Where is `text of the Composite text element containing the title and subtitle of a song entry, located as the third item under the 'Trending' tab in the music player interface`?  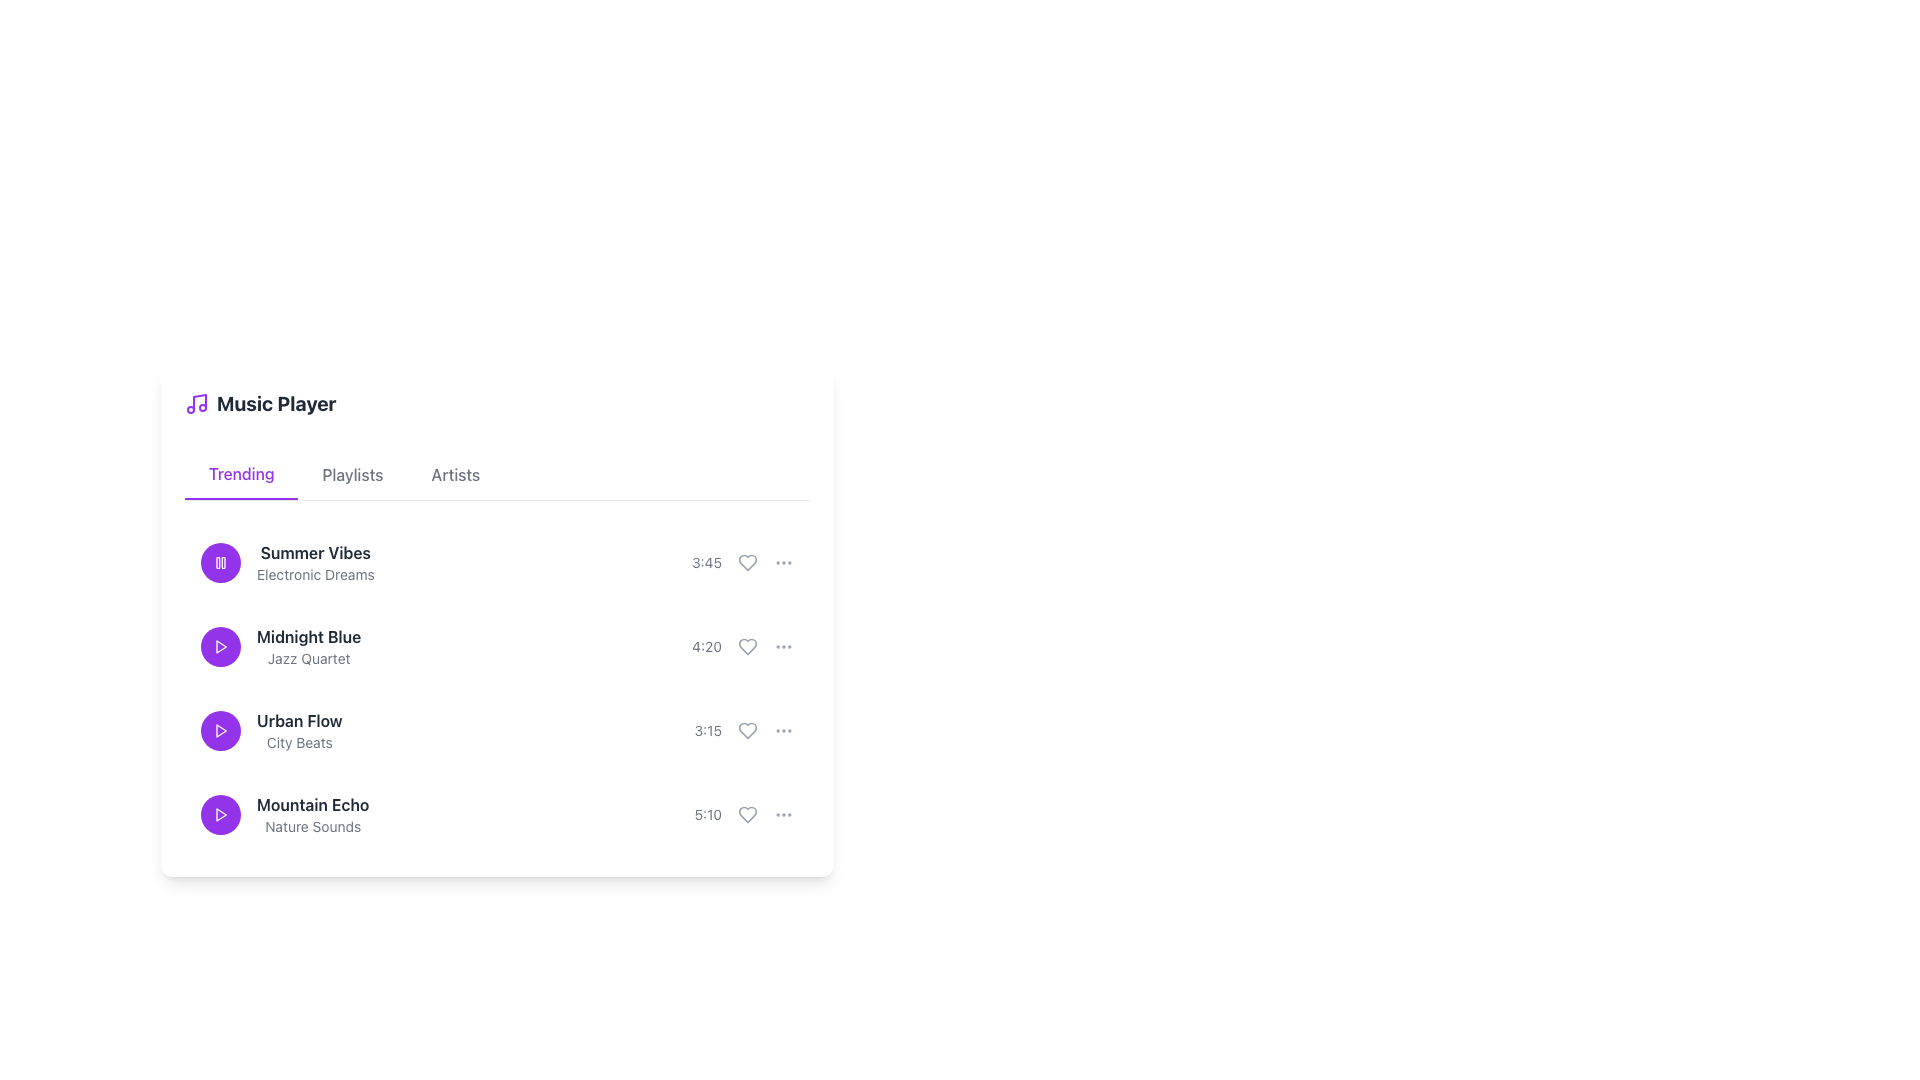
text of the Composite text element containing the title and subtitle of a song entry, located as the third item under the 'Trending' tab in the music player interface is located at coordinates (298, 731).